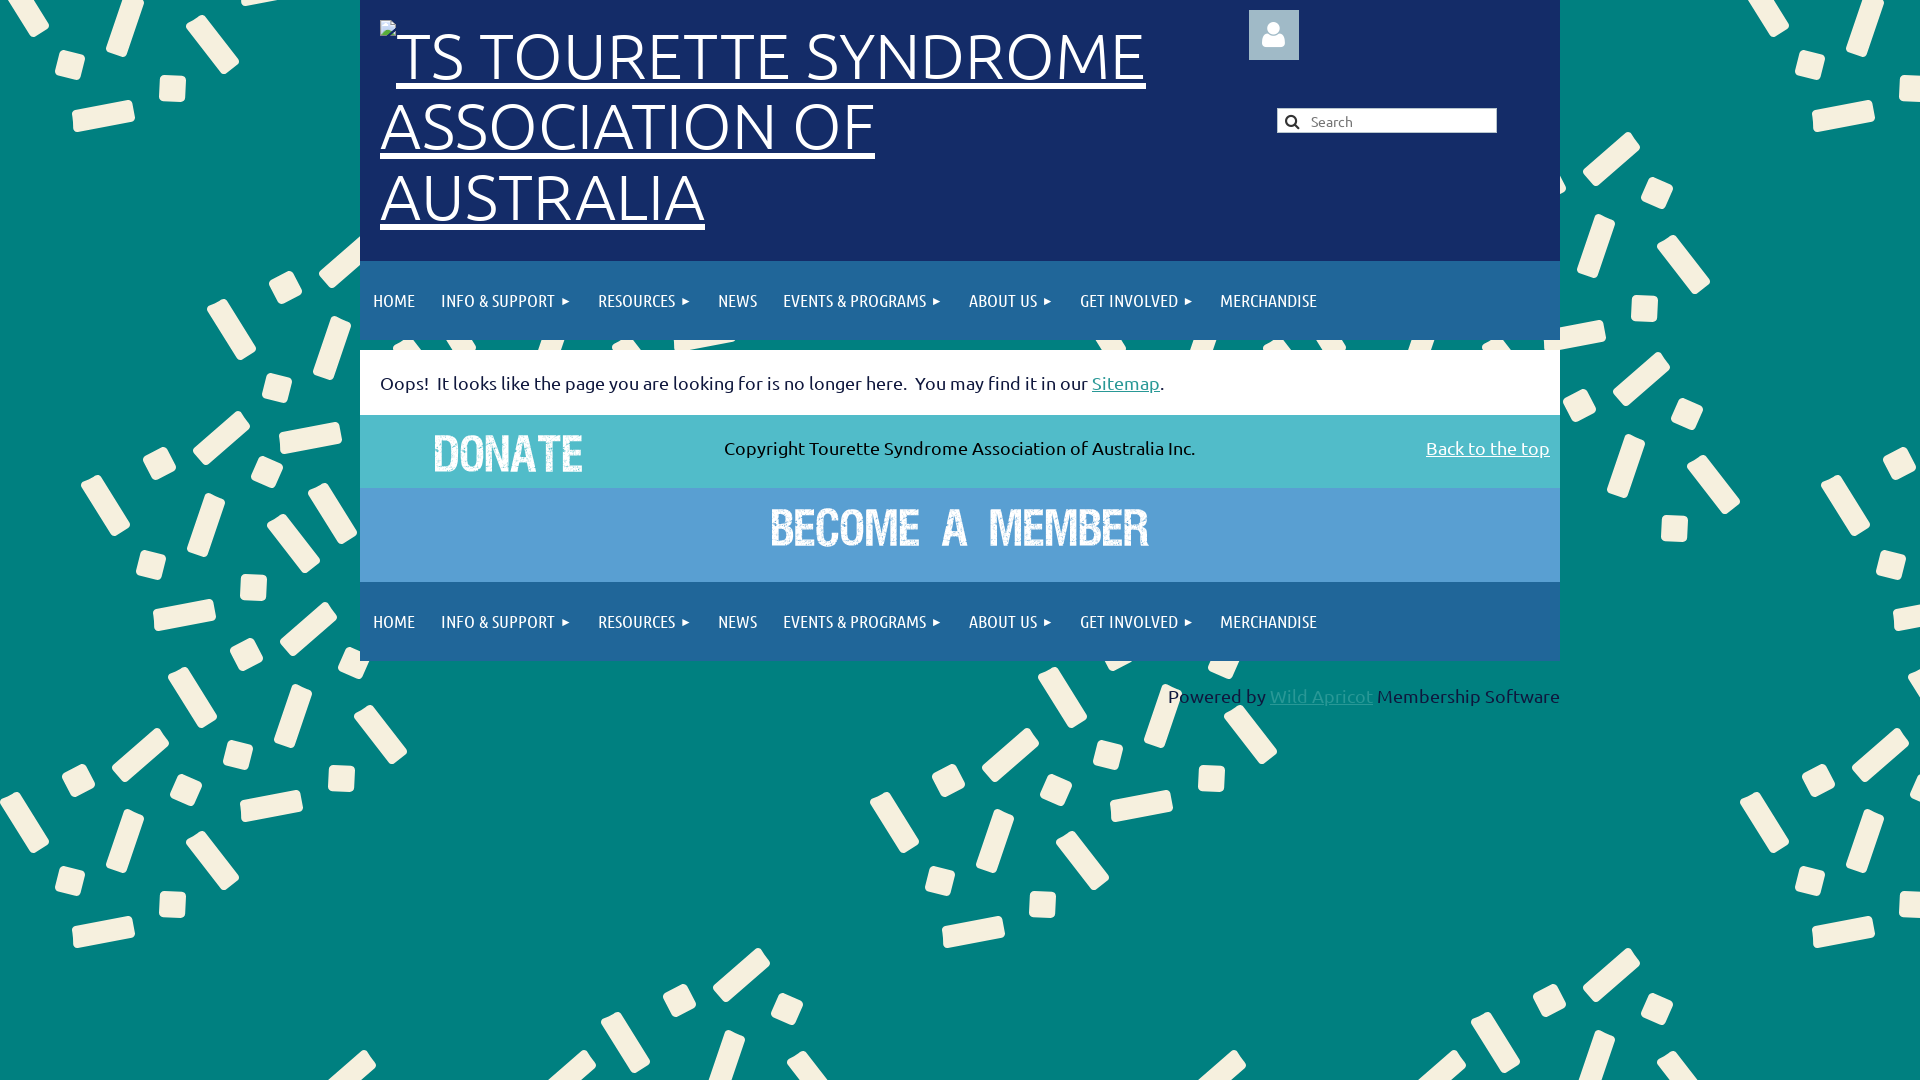 Image resolution: width=1920 pixels, height=1080 pixels. What do you see at coordinates (736, 620) in the screenshot?
I see `'NEWS'` at bounding box center [736, 620].